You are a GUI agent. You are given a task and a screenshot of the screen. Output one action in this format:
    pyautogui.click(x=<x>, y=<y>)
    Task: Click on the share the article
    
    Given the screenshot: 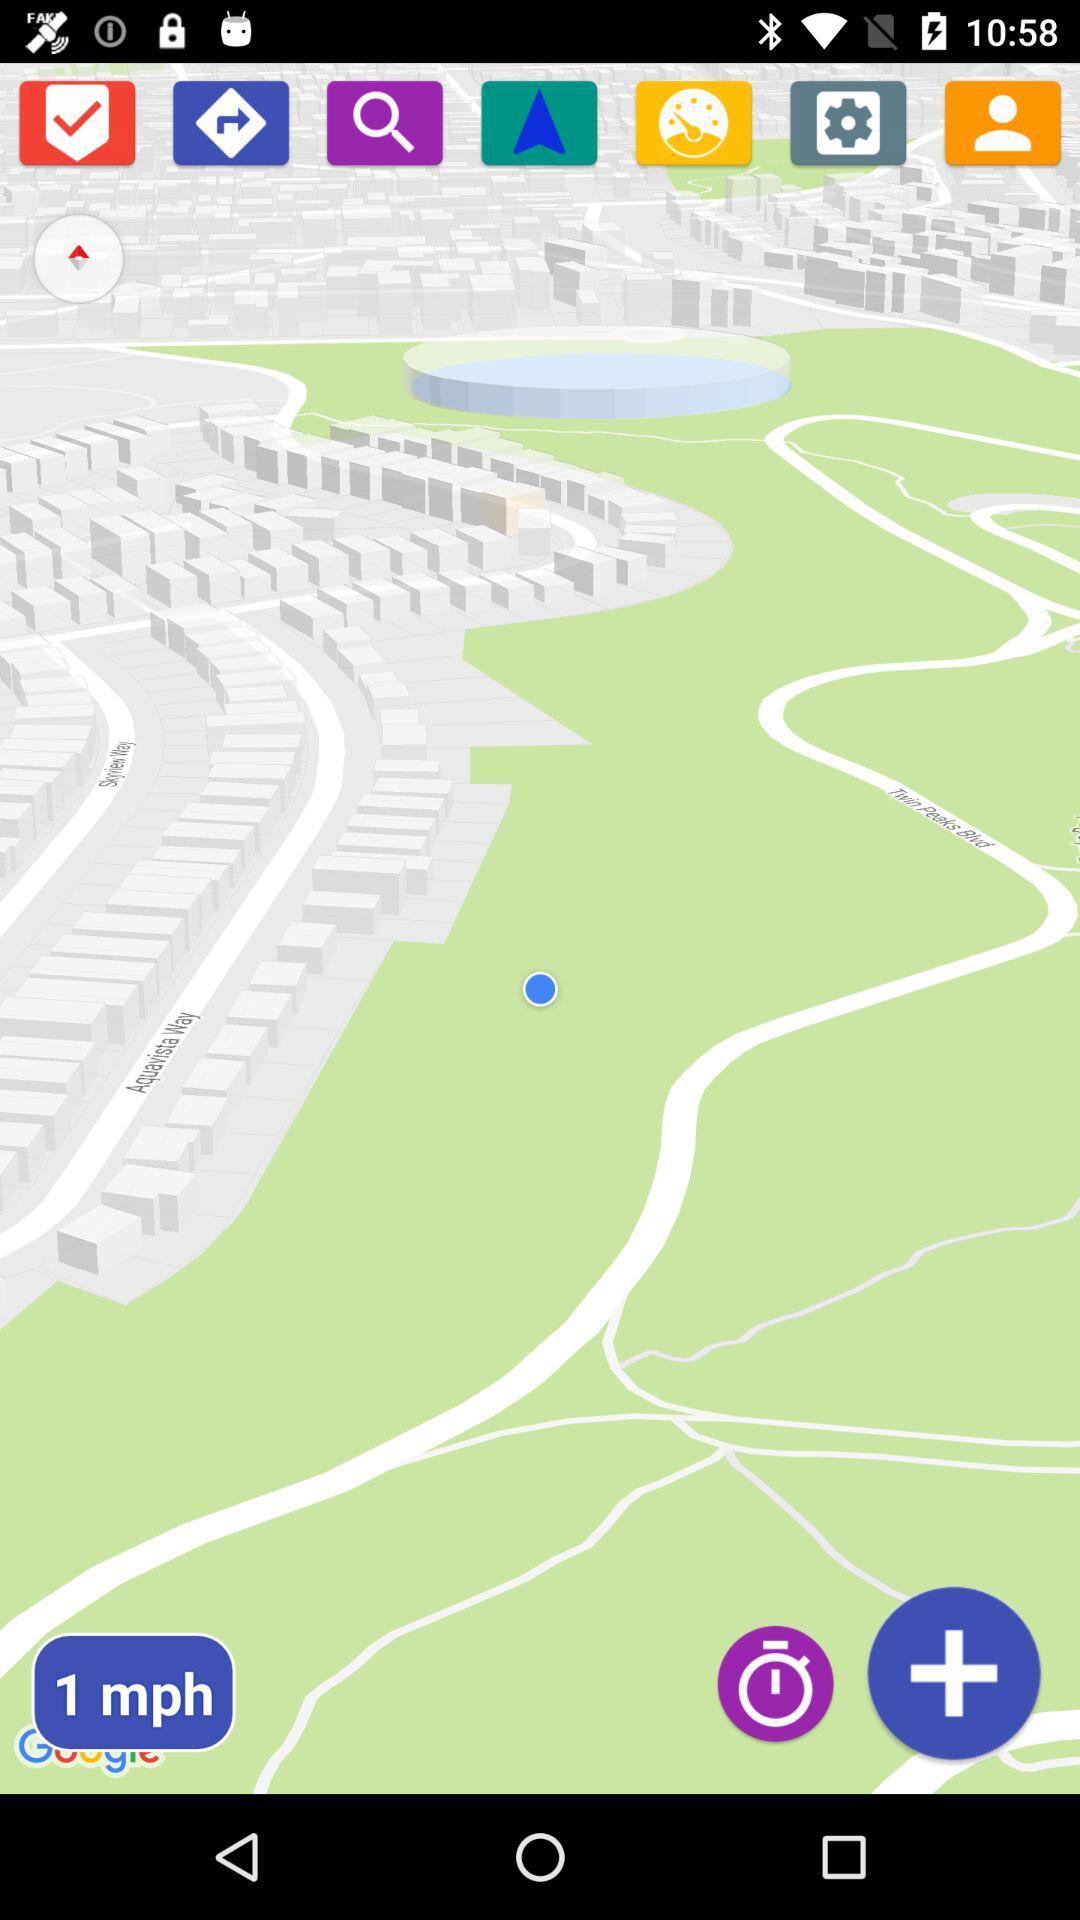 What is the action you would take?
    pyautogui.click(x=1002, y=121)
    